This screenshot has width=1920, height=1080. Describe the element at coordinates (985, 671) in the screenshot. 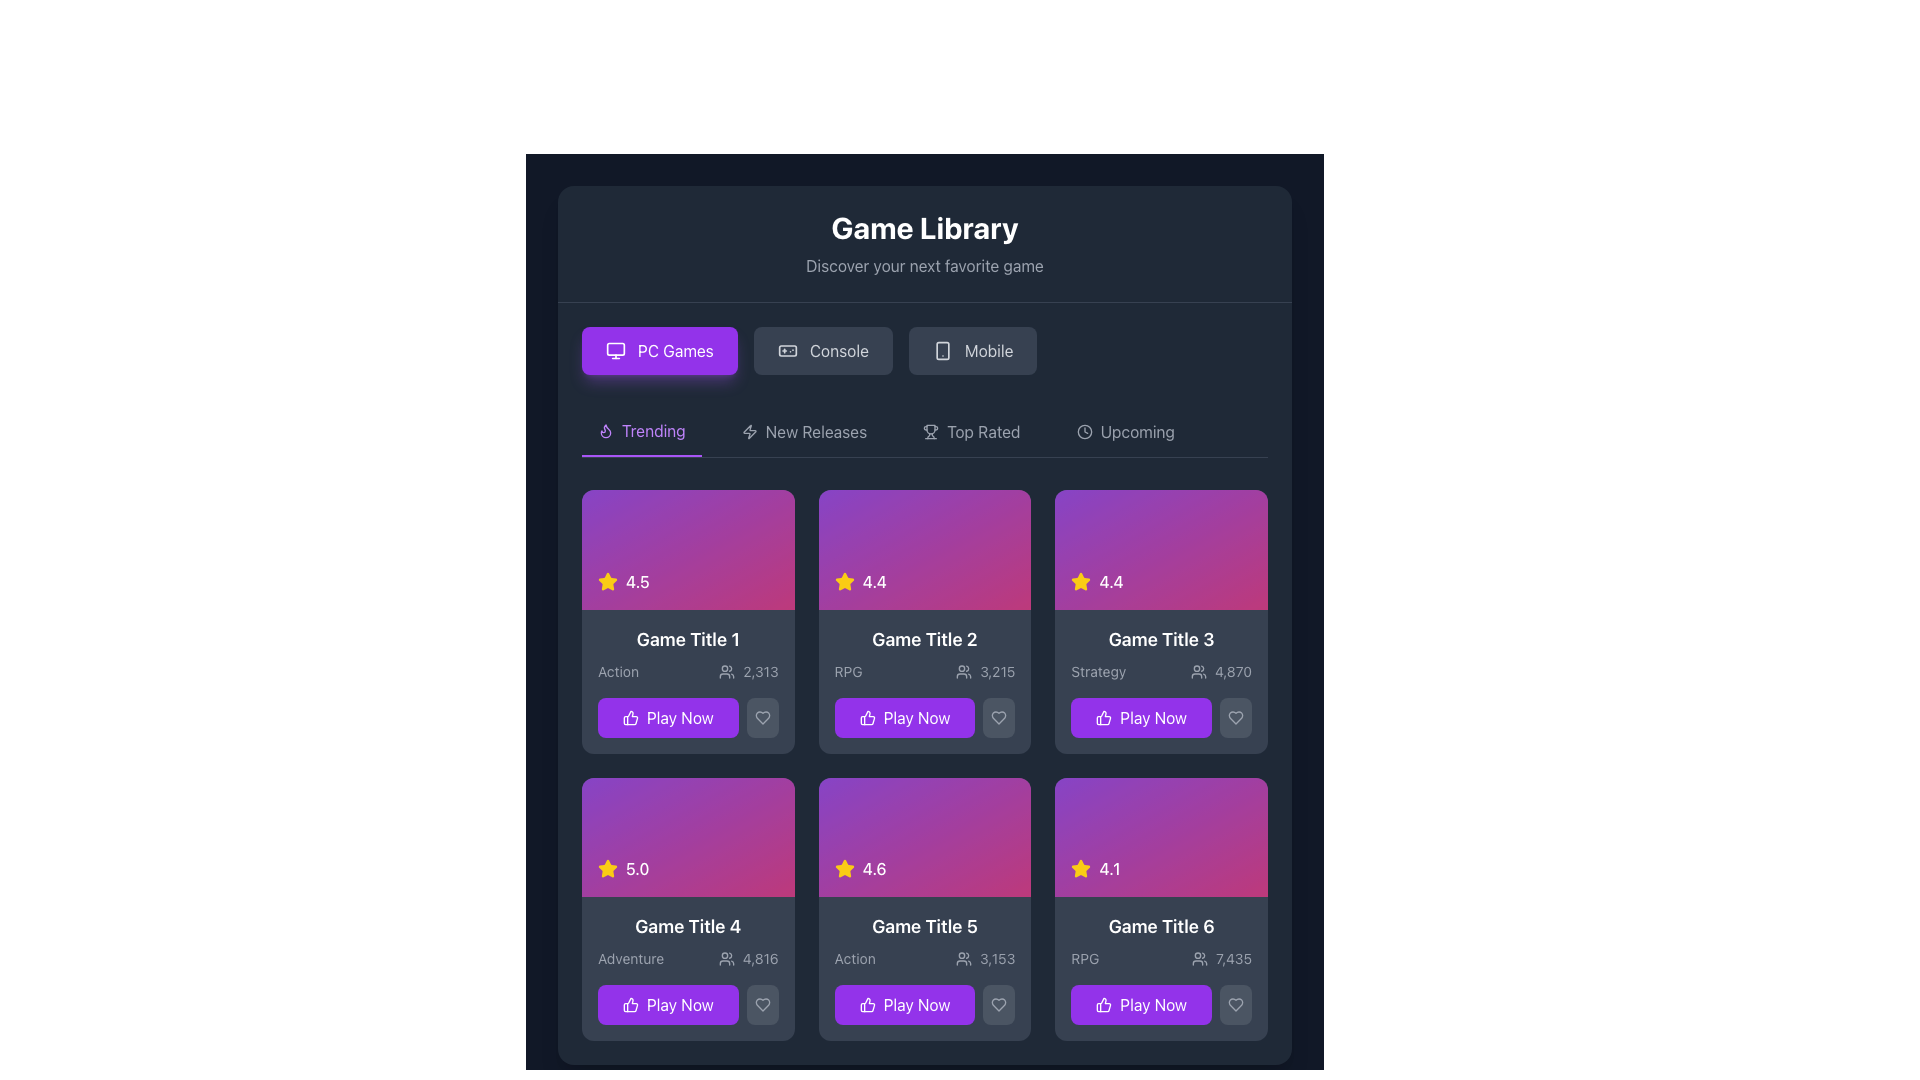

I see `the text element displaying the number '3,215' next to the user icon within the Game Title 2 card in the second column of the first row of the games grid` at that location.